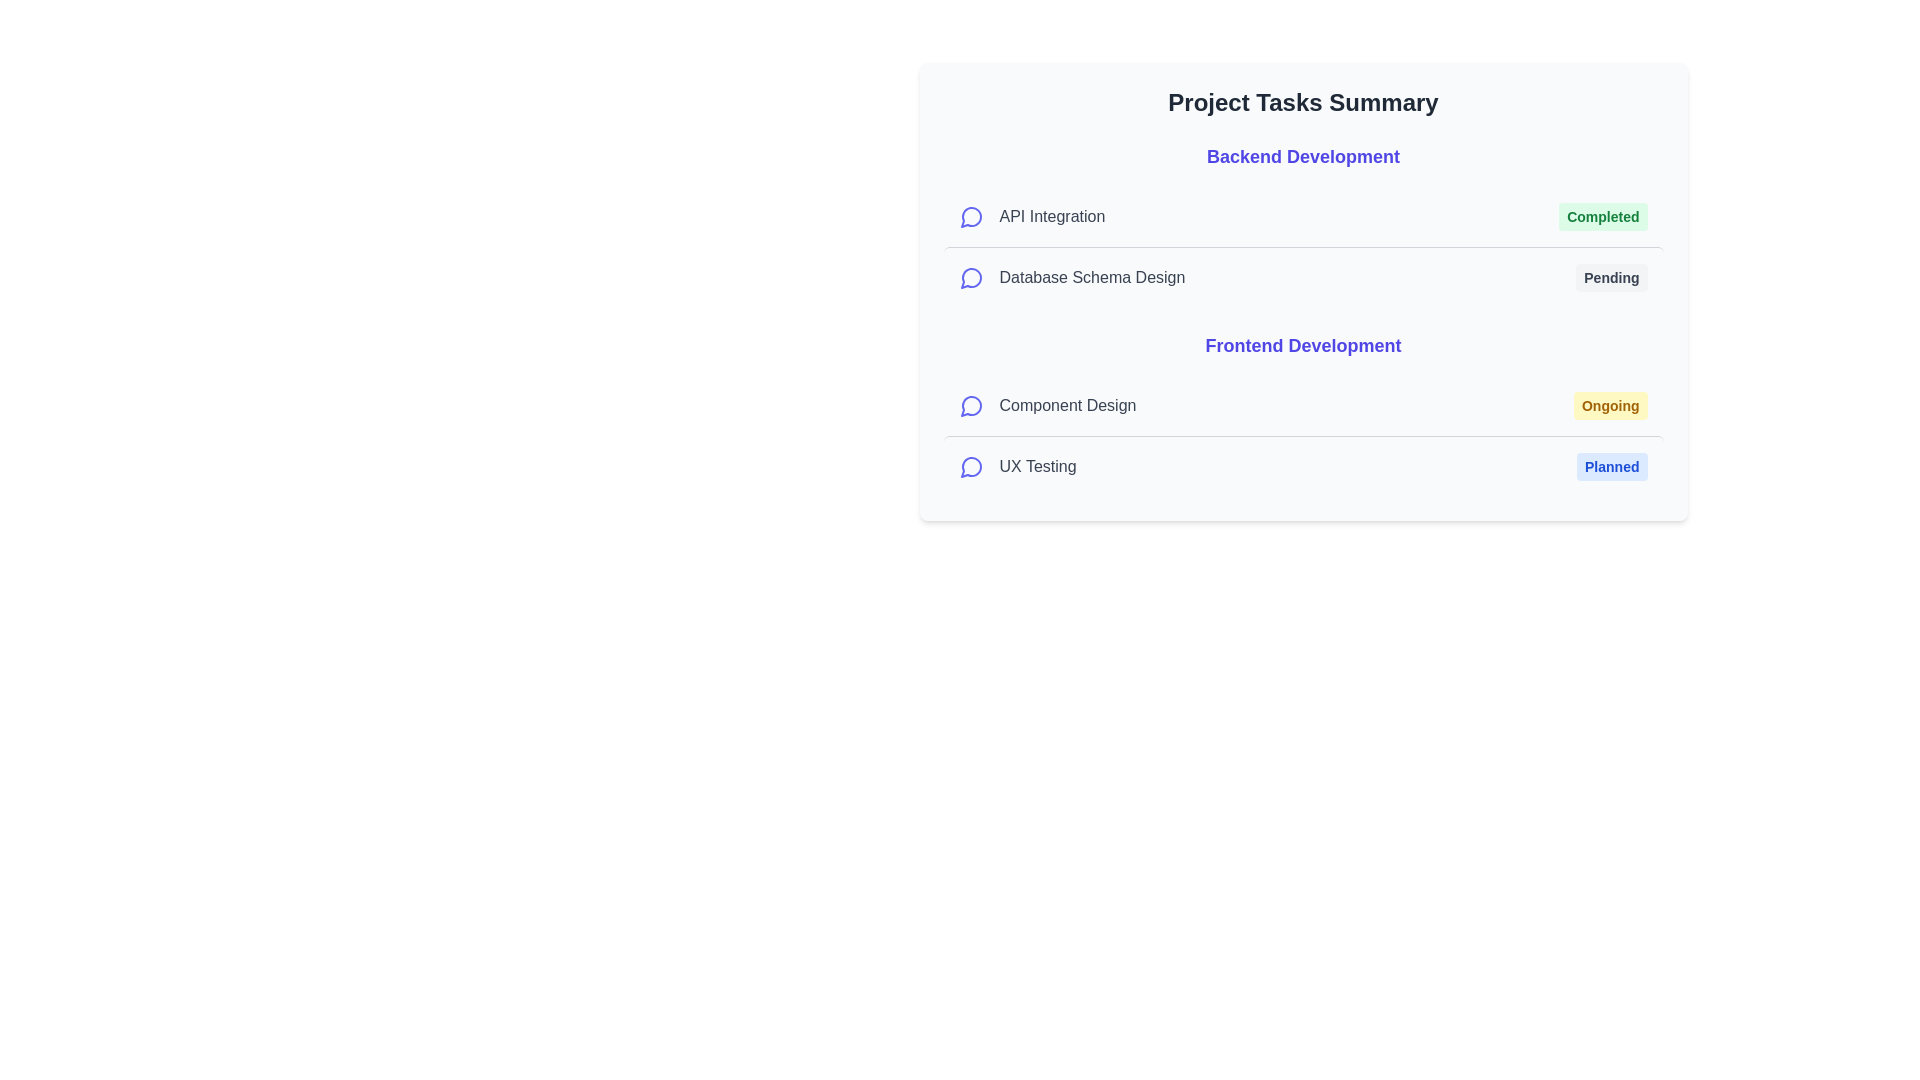 This screenshot has width=1920, height=1080. Describe the element at coordinates (1051, 216) in the screenshot. I see `the label that describes a list item, located immediately to the right of a distinctive indigo-blue speech bubble icon` at that location.